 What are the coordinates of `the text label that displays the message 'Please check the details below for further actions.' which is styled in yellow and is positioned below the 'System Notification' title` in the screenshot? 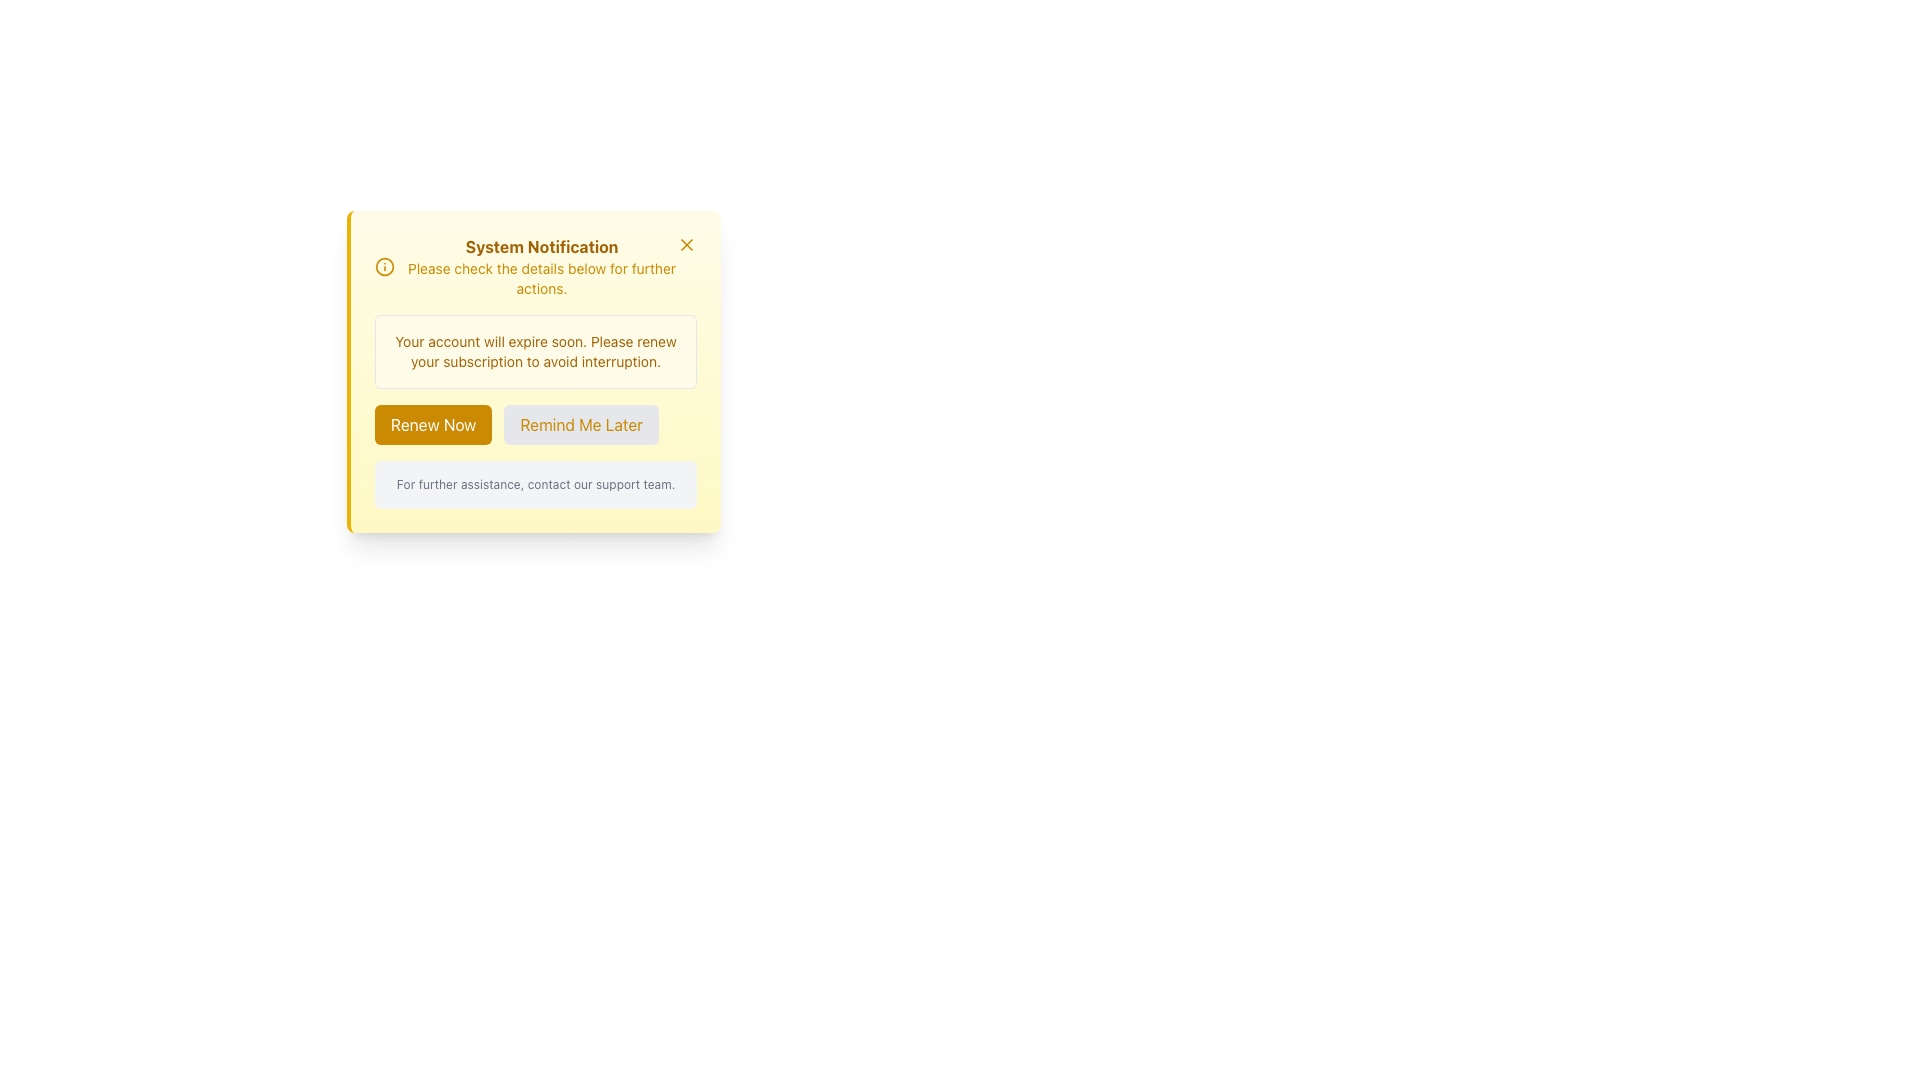 It's located at (542, 278).